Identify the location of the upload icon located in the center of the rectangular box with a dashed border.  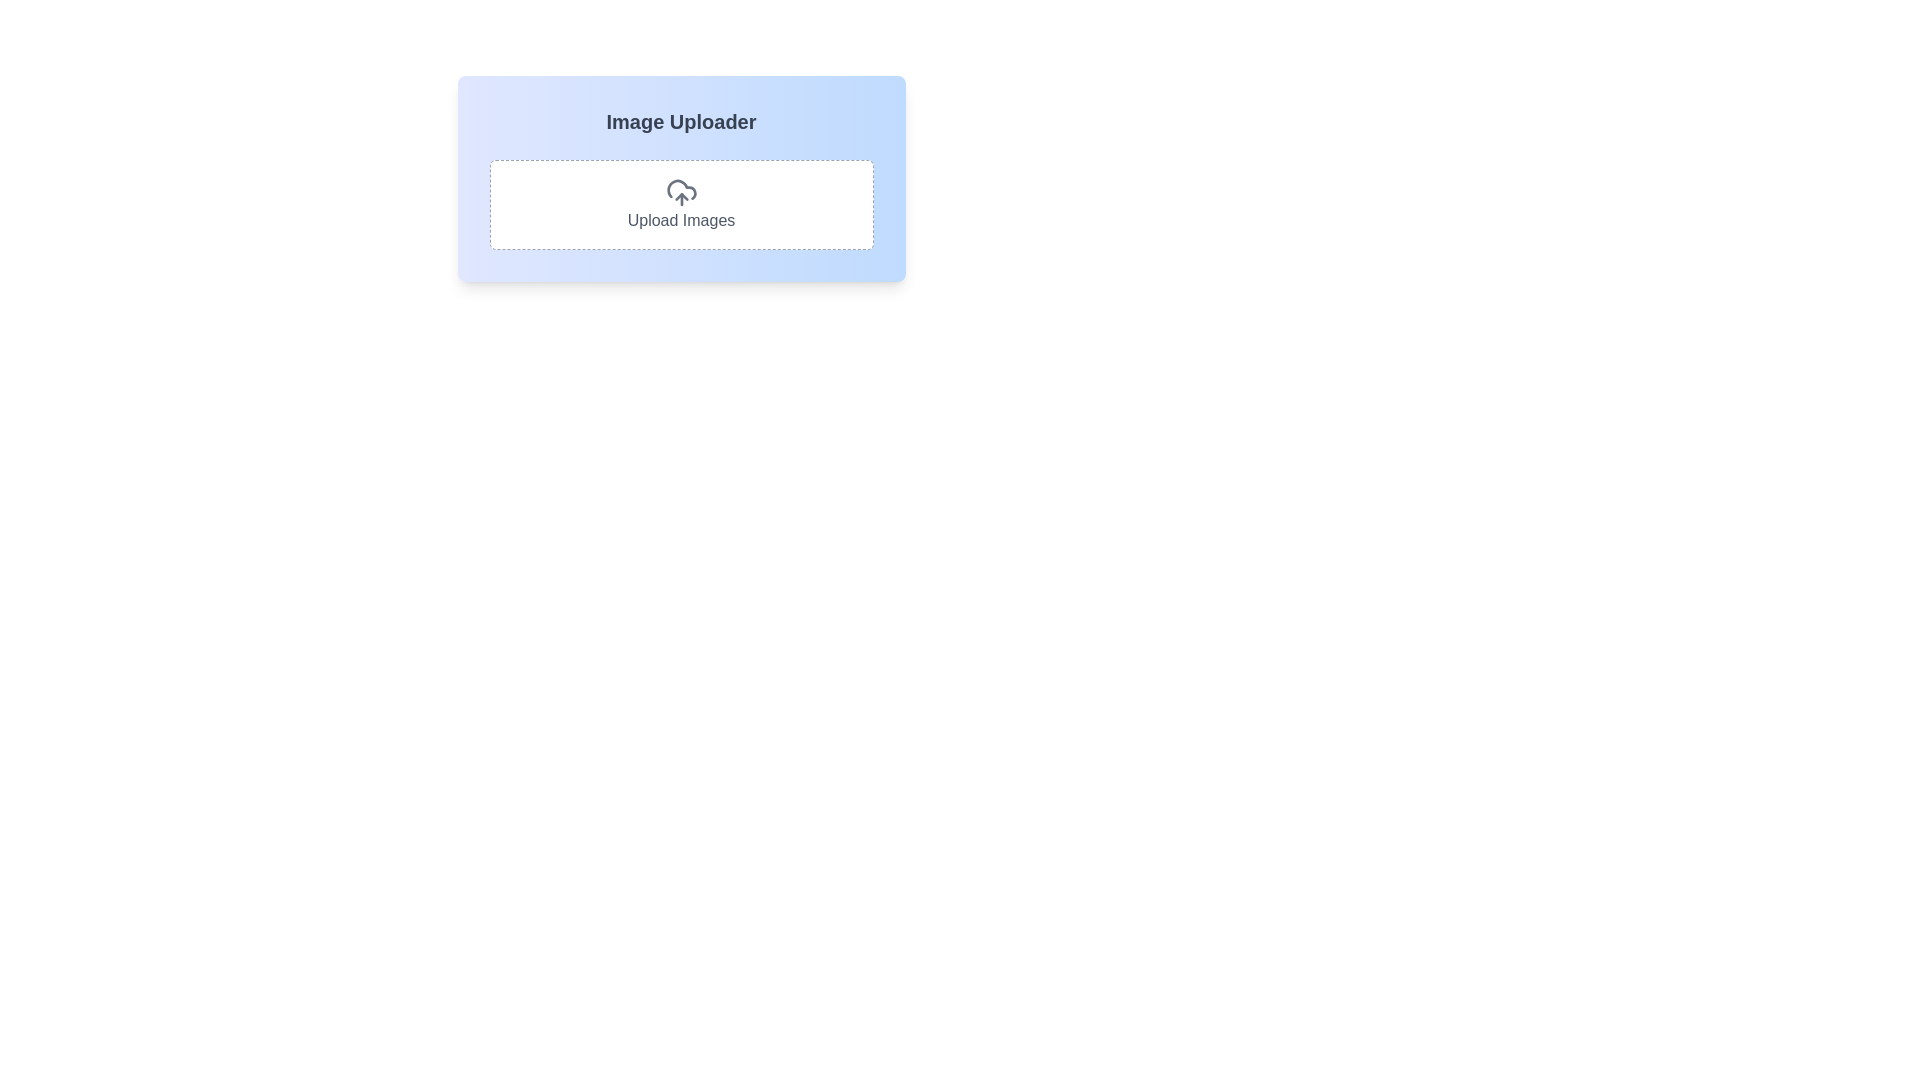
(681, 192).